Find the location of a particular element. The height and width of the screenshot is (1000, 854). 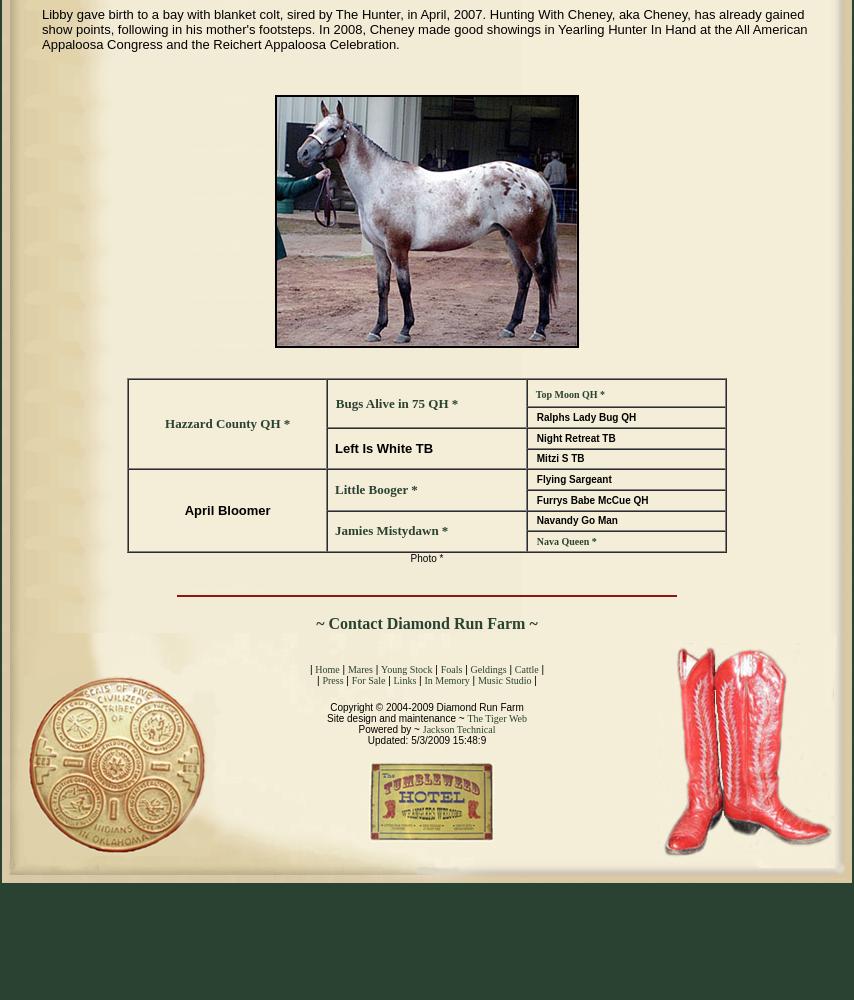

'Bugs Alive in 75 QH *' is located at coordinates (395, 403).